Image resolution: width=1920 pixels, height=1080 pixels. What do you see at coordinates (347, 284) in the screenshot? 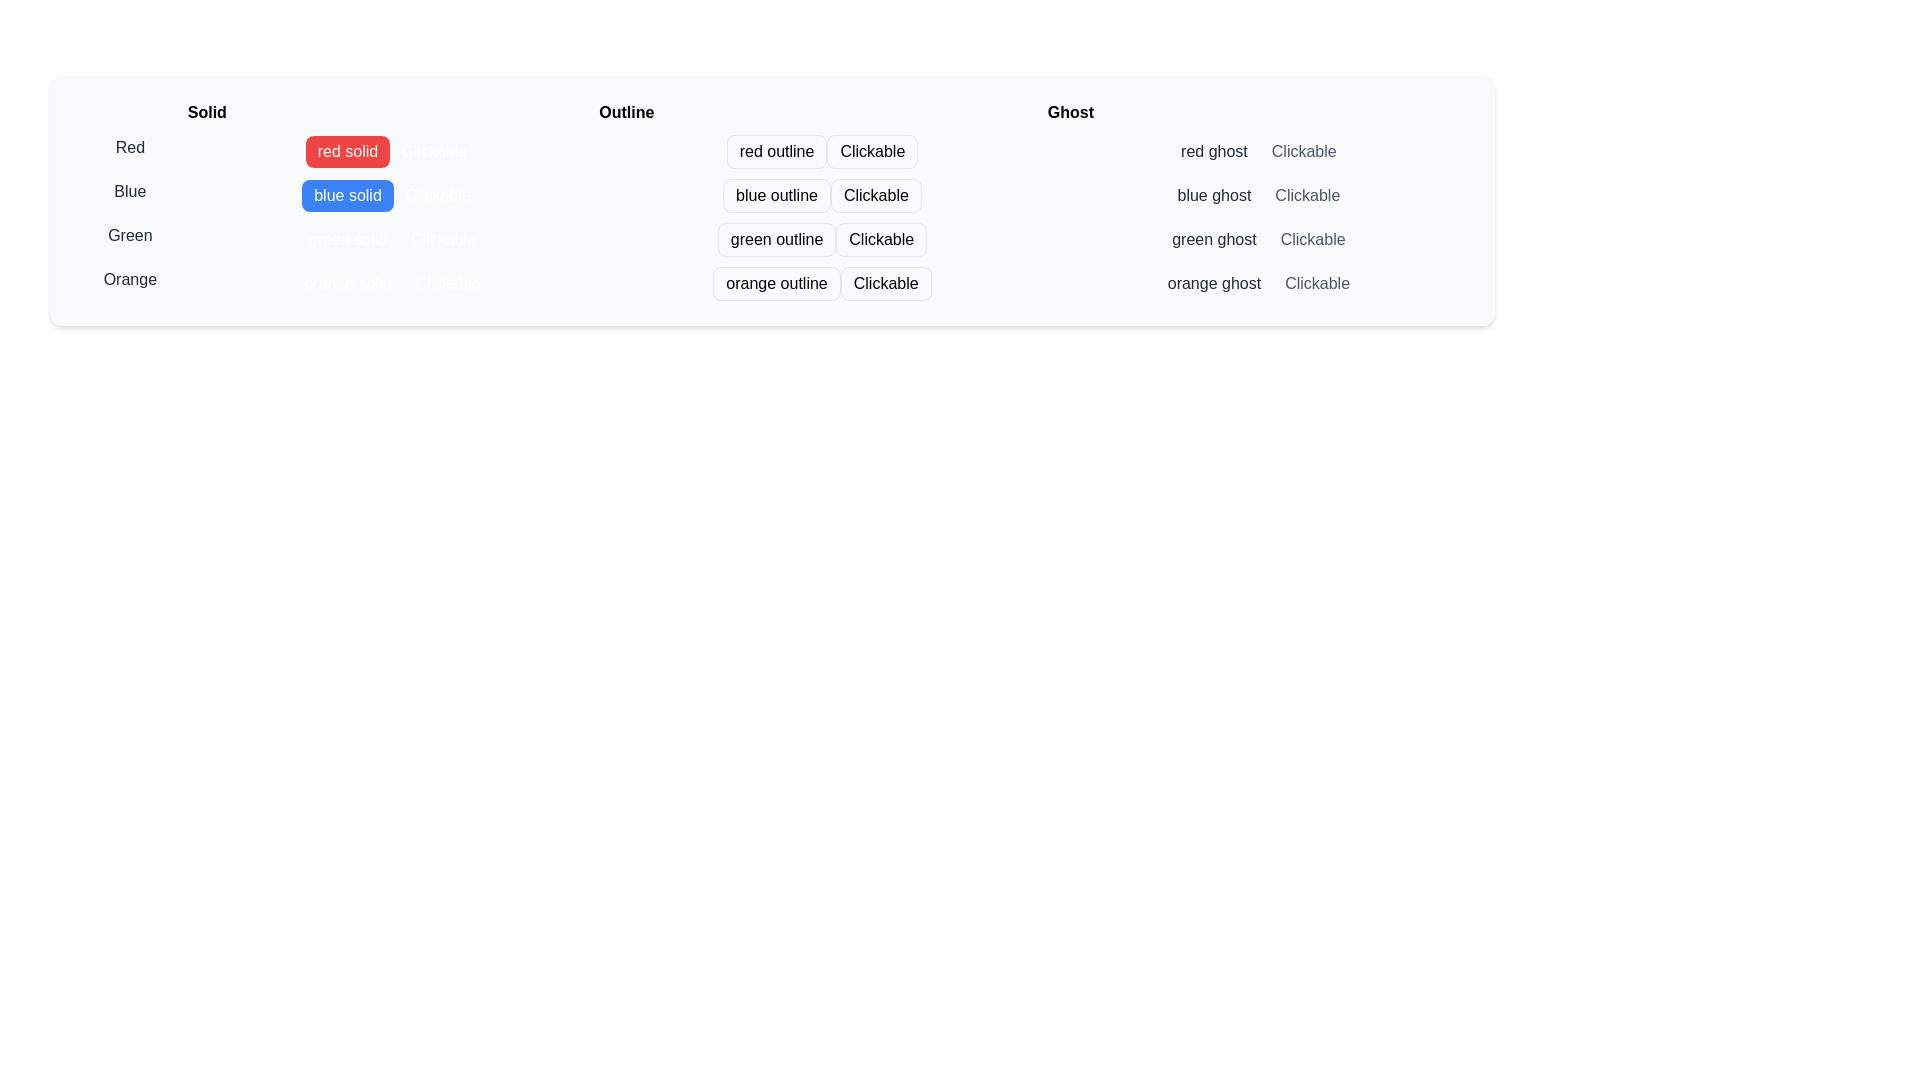
I see `the prominent orange button labeled 'orange solid' located under the 'Orange' section in the 'Solid' column, positioned to the left of the word 'Clickable'` at bounding box center [347, 284].